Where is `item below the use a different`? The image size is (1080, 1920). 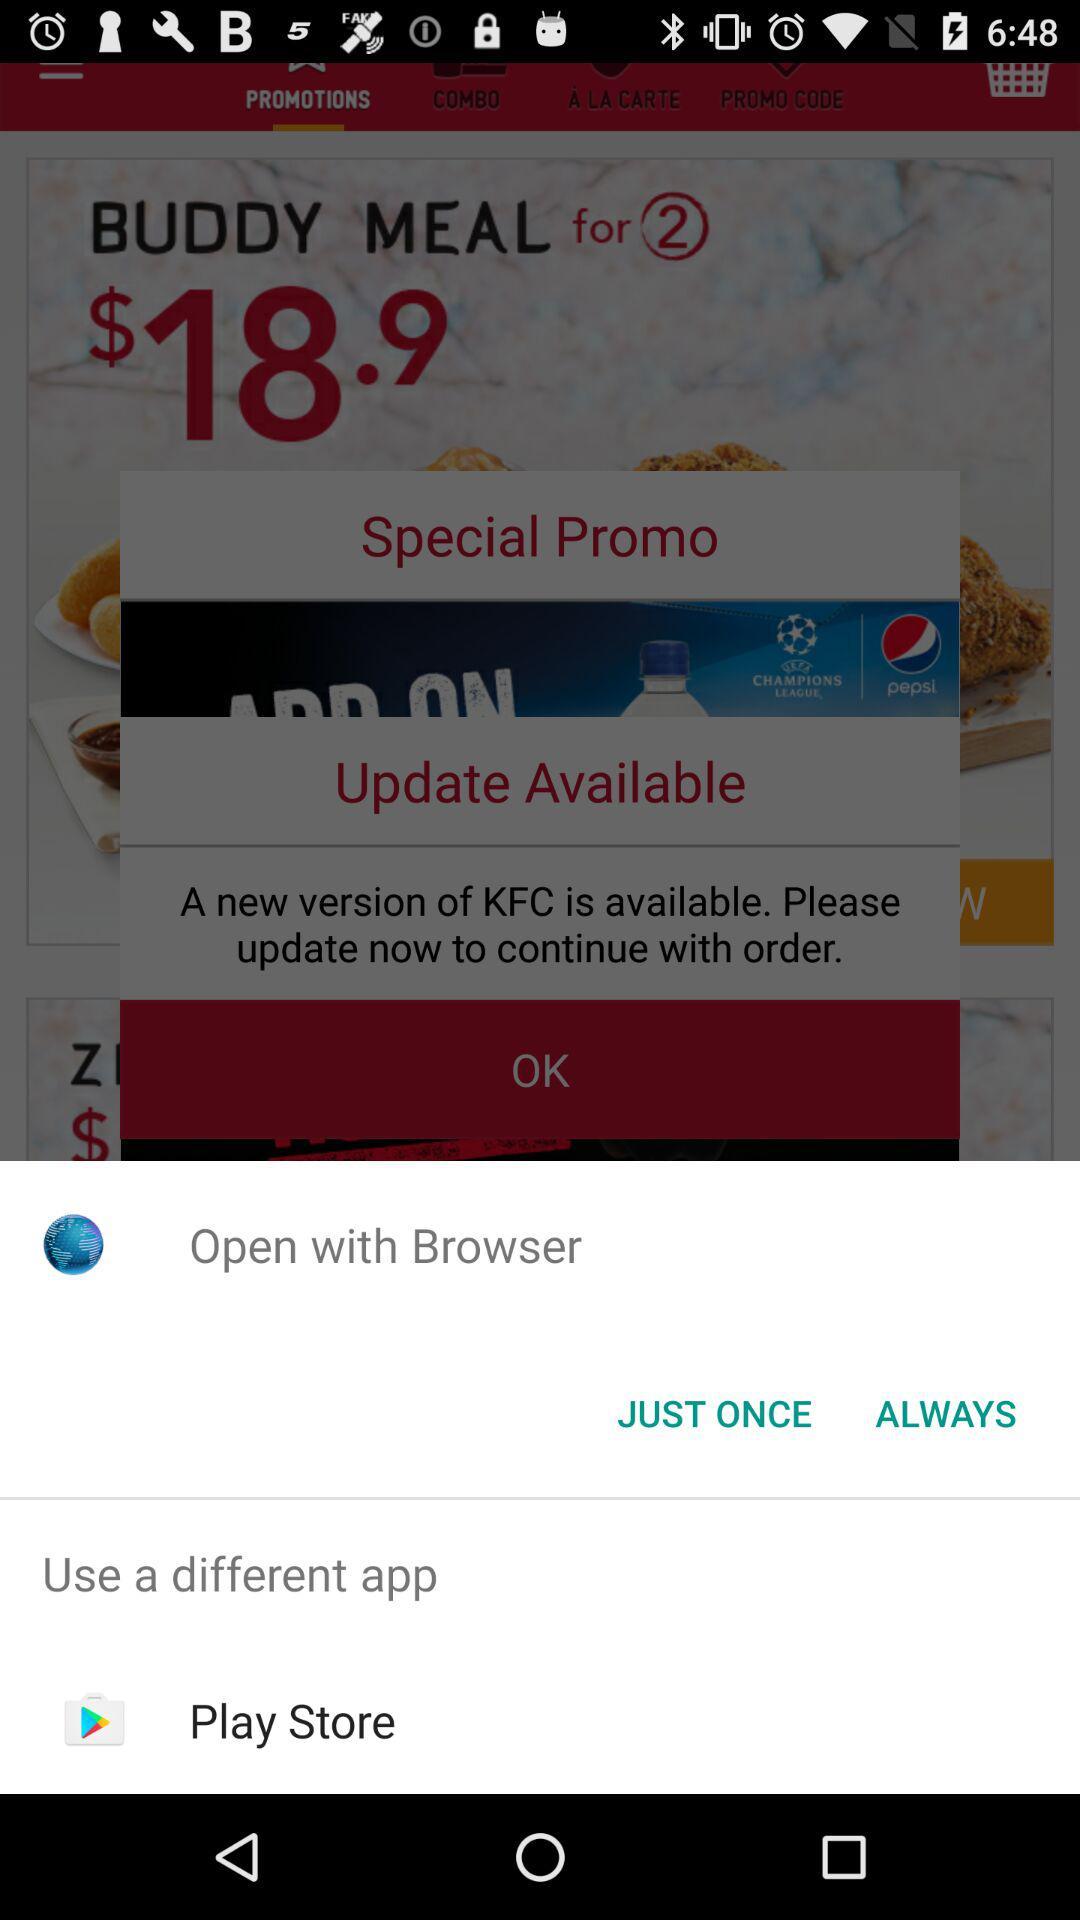 item below the use a different is located at coordinates (292, 1719).